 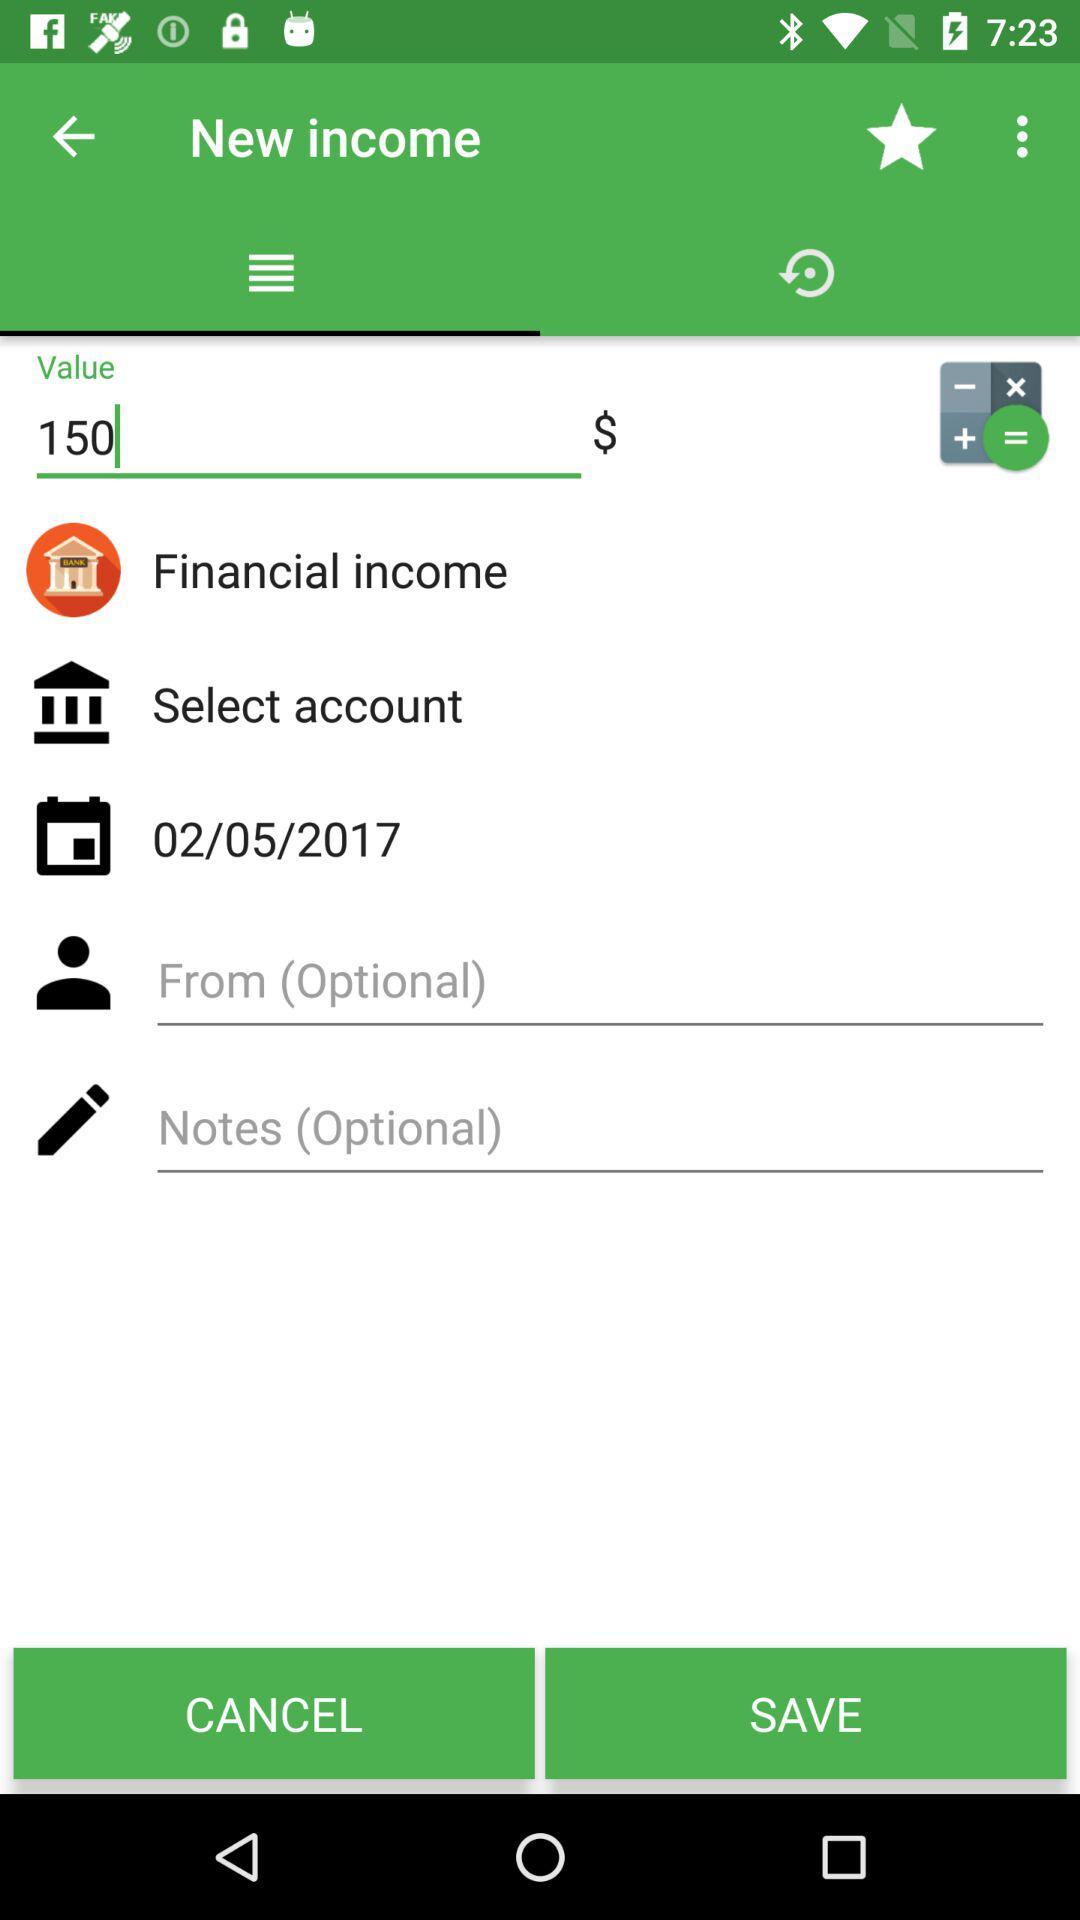 I want to click on open calculator, so click(x=990, y=411).